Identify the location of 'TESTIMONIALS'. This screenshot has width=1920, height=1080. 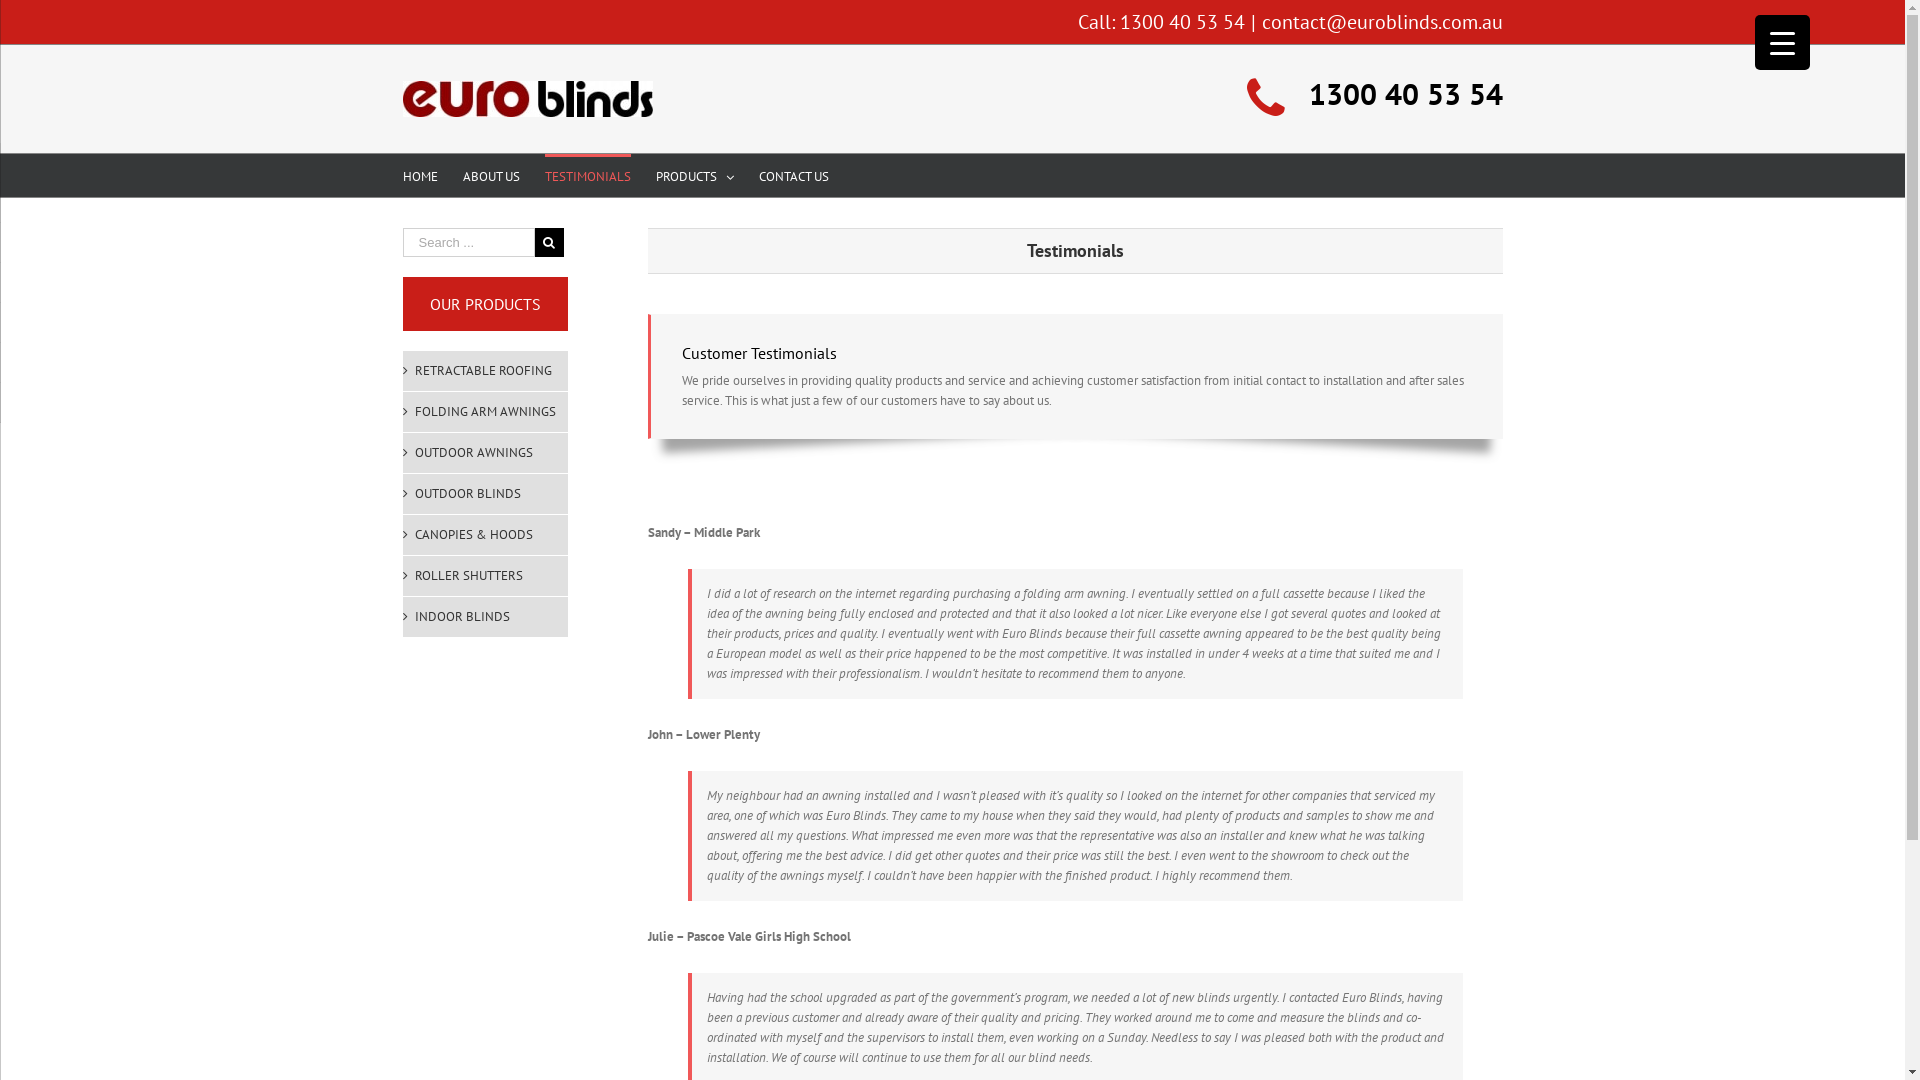
(585, 174).